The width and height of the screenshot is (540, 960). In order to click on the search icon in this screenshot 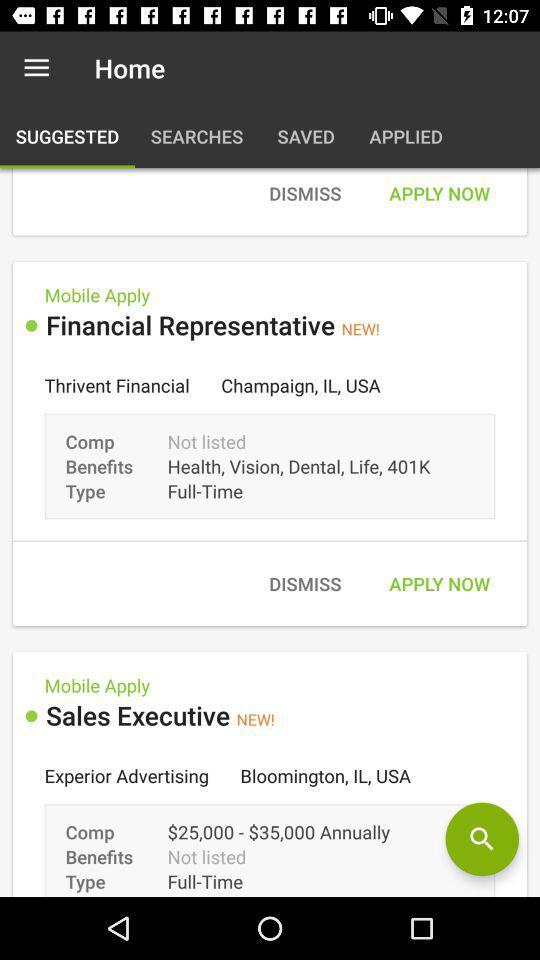, I will do `click(481, 839)`.